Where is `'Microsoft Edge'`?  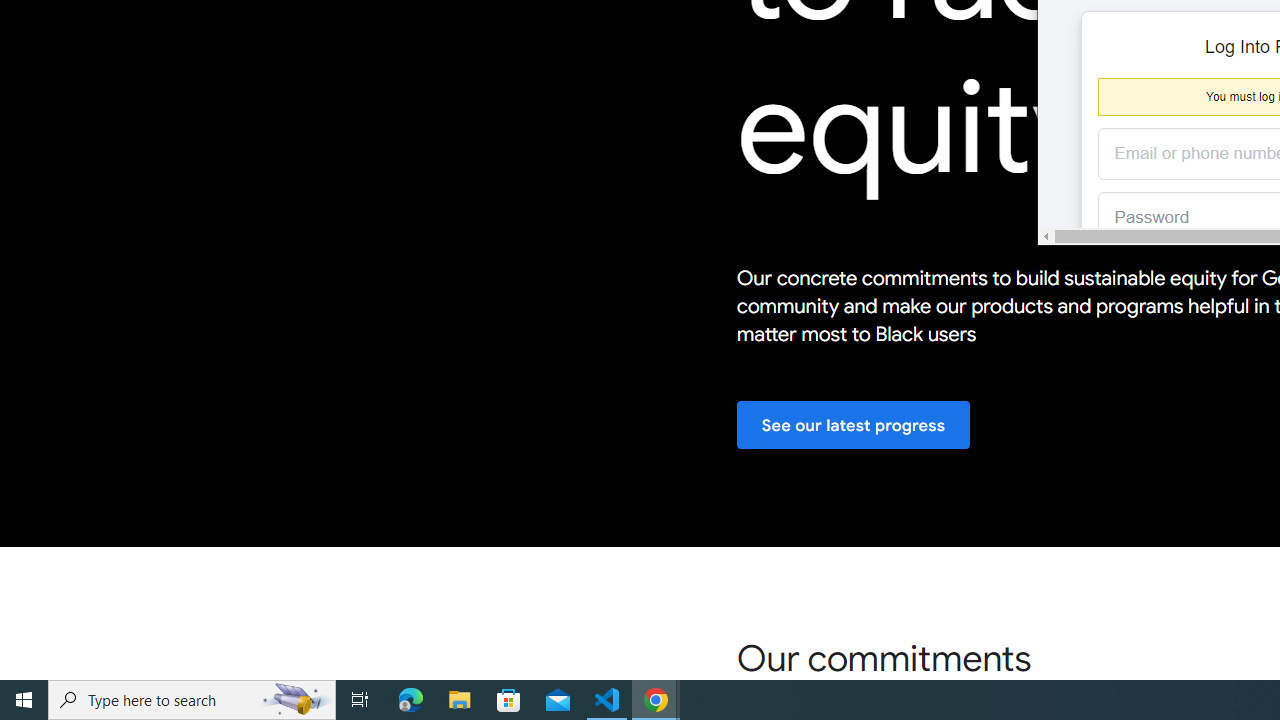 'Microsoft Edge' is located at coordinates (410, 698).